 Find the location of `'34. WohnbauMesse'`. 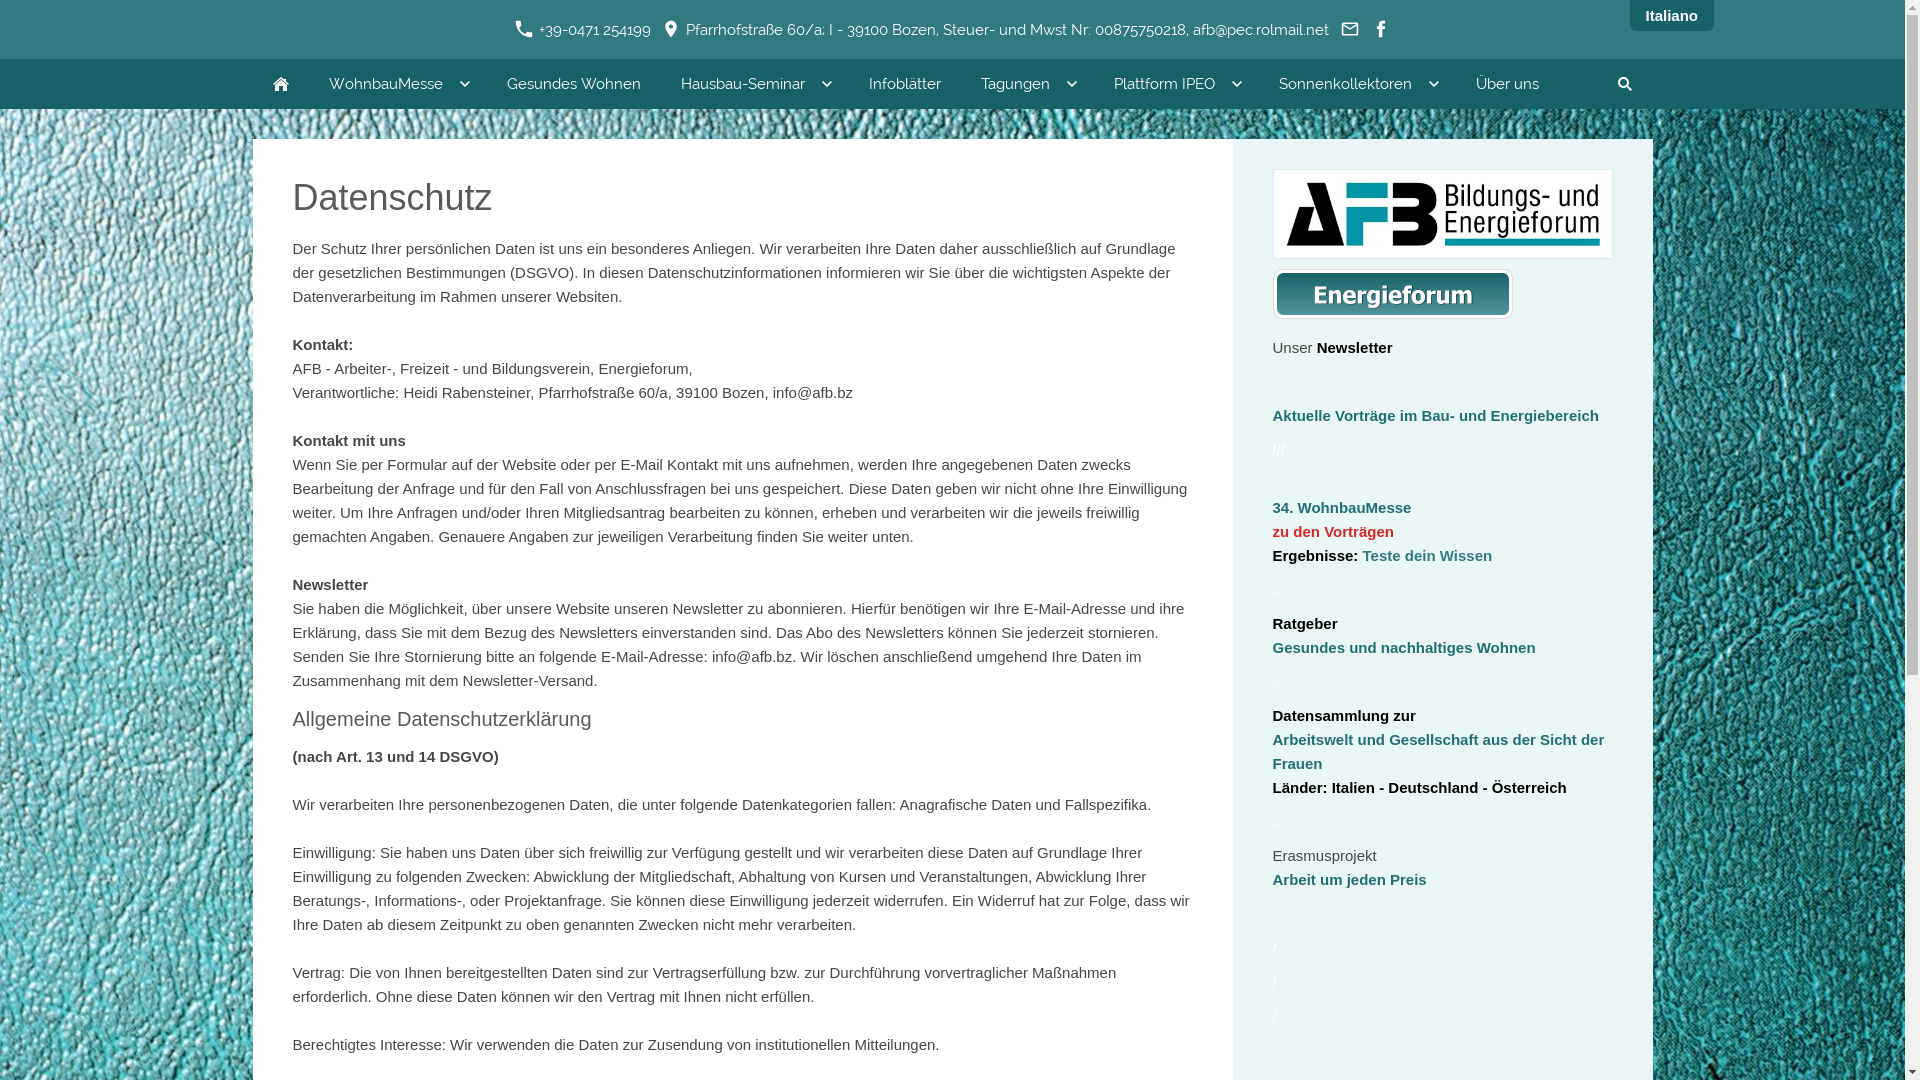

'34. WohnbauMesse' is located at coordinates (1341, 506).